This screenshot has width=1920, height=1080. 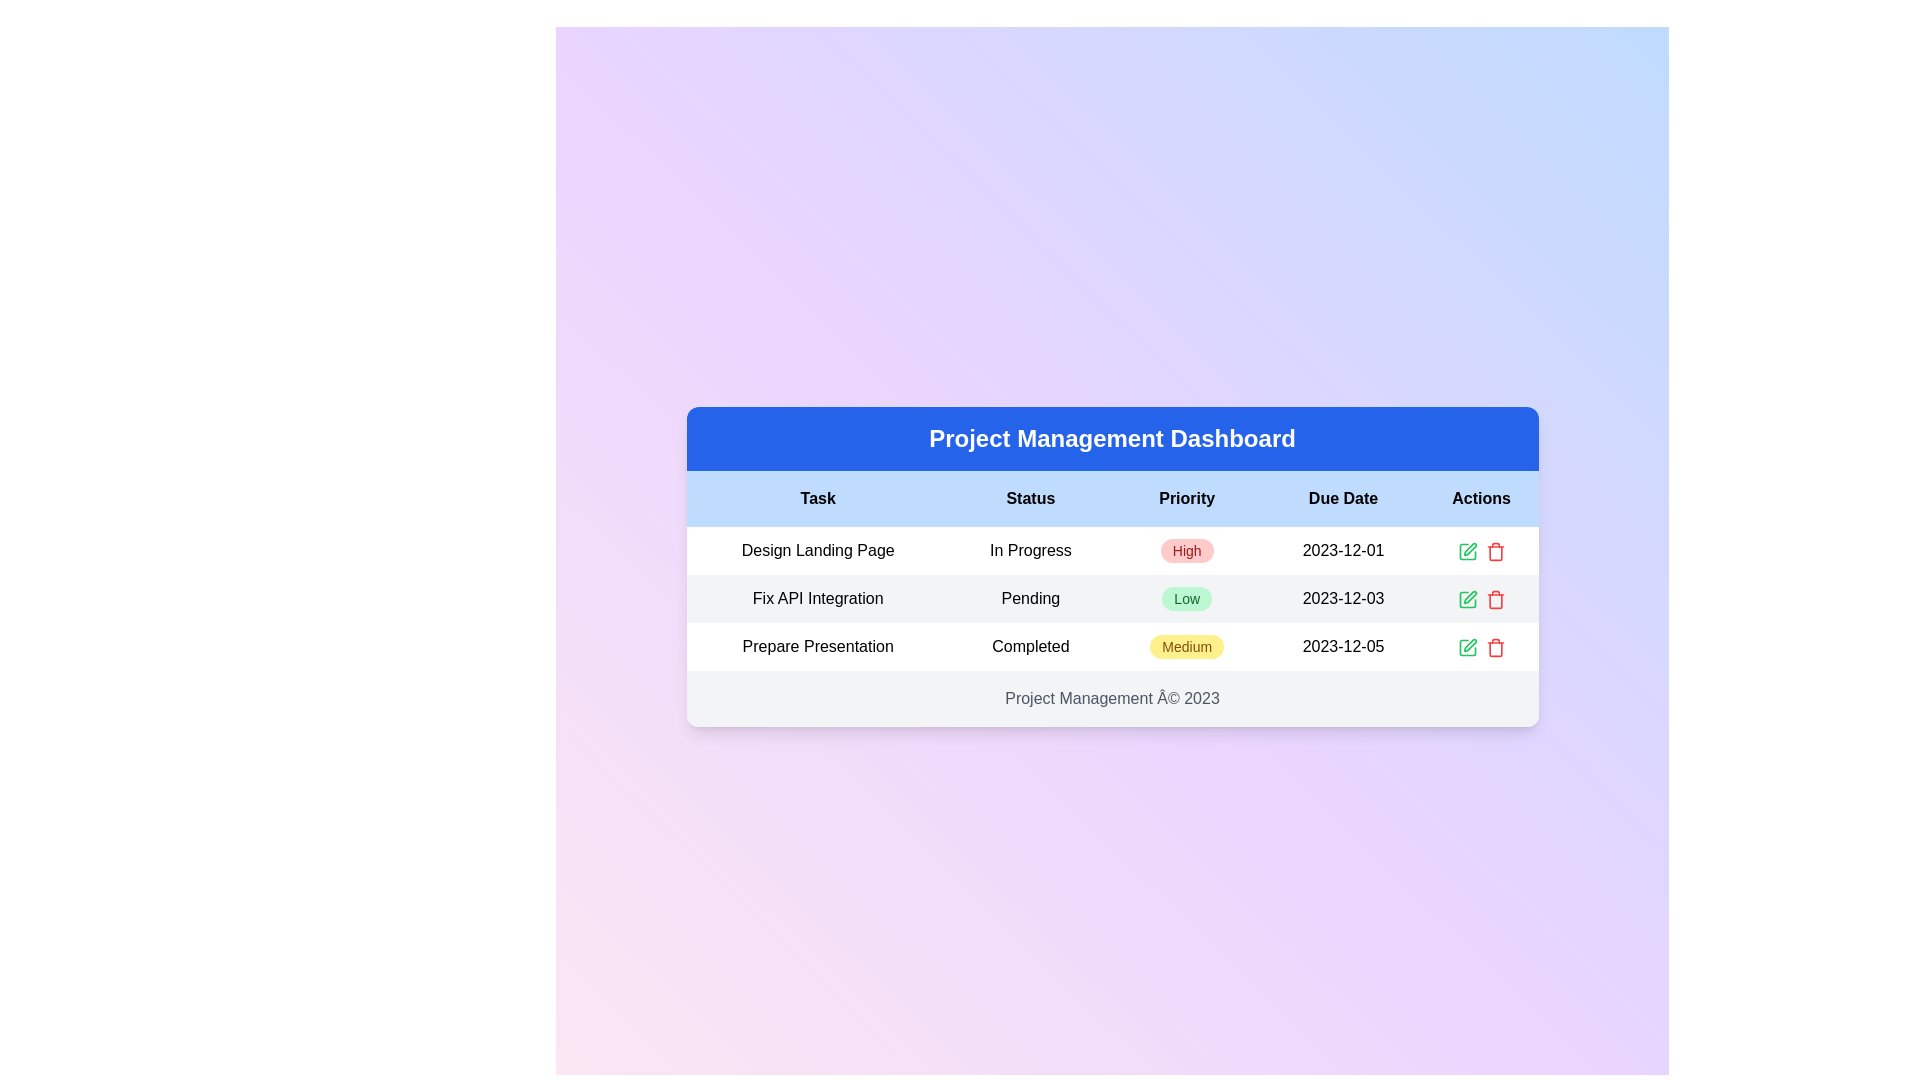 I want to click on the 'Completed' text label in the 'Status' column of the row for the task 'Prepare Presentation' in the Project Management Dashboard, so click(x=1030, y=647).